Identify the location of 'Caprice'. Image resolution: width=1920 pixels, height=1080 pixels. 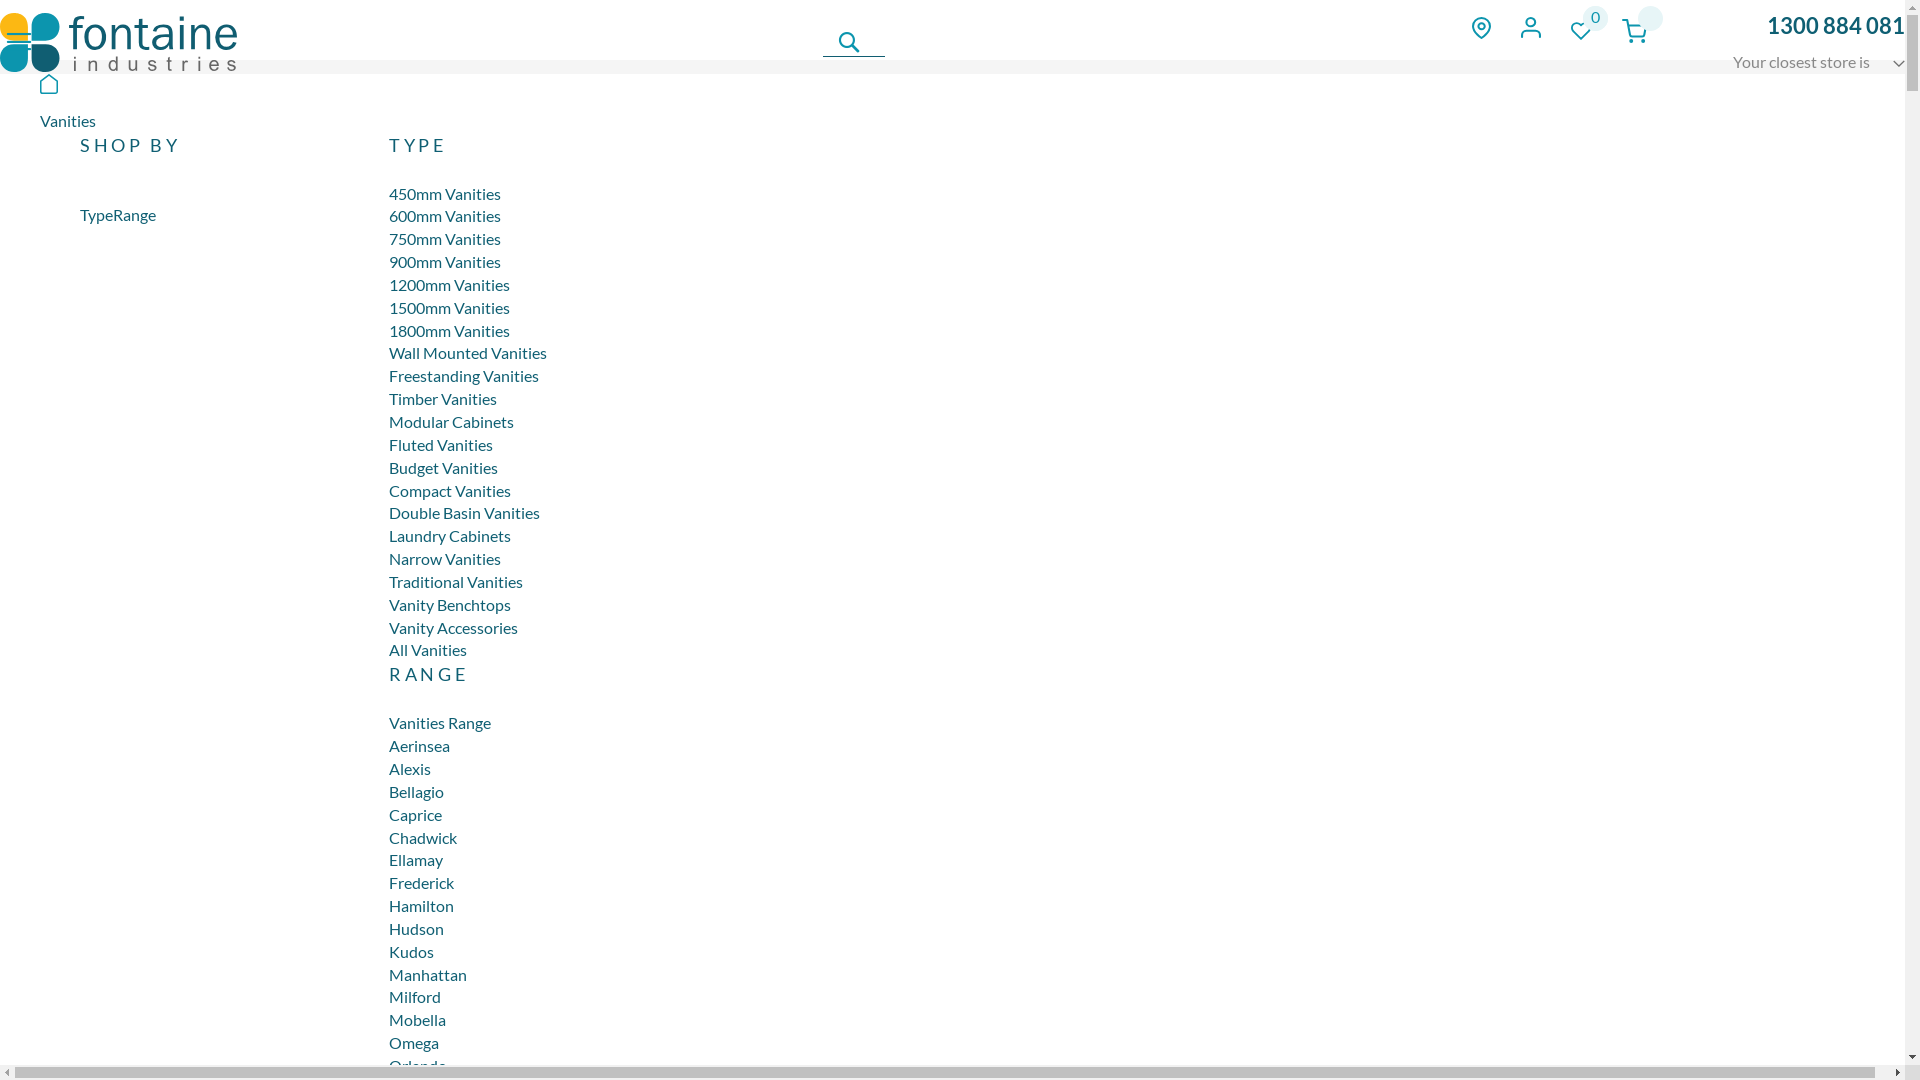
(414, 814).